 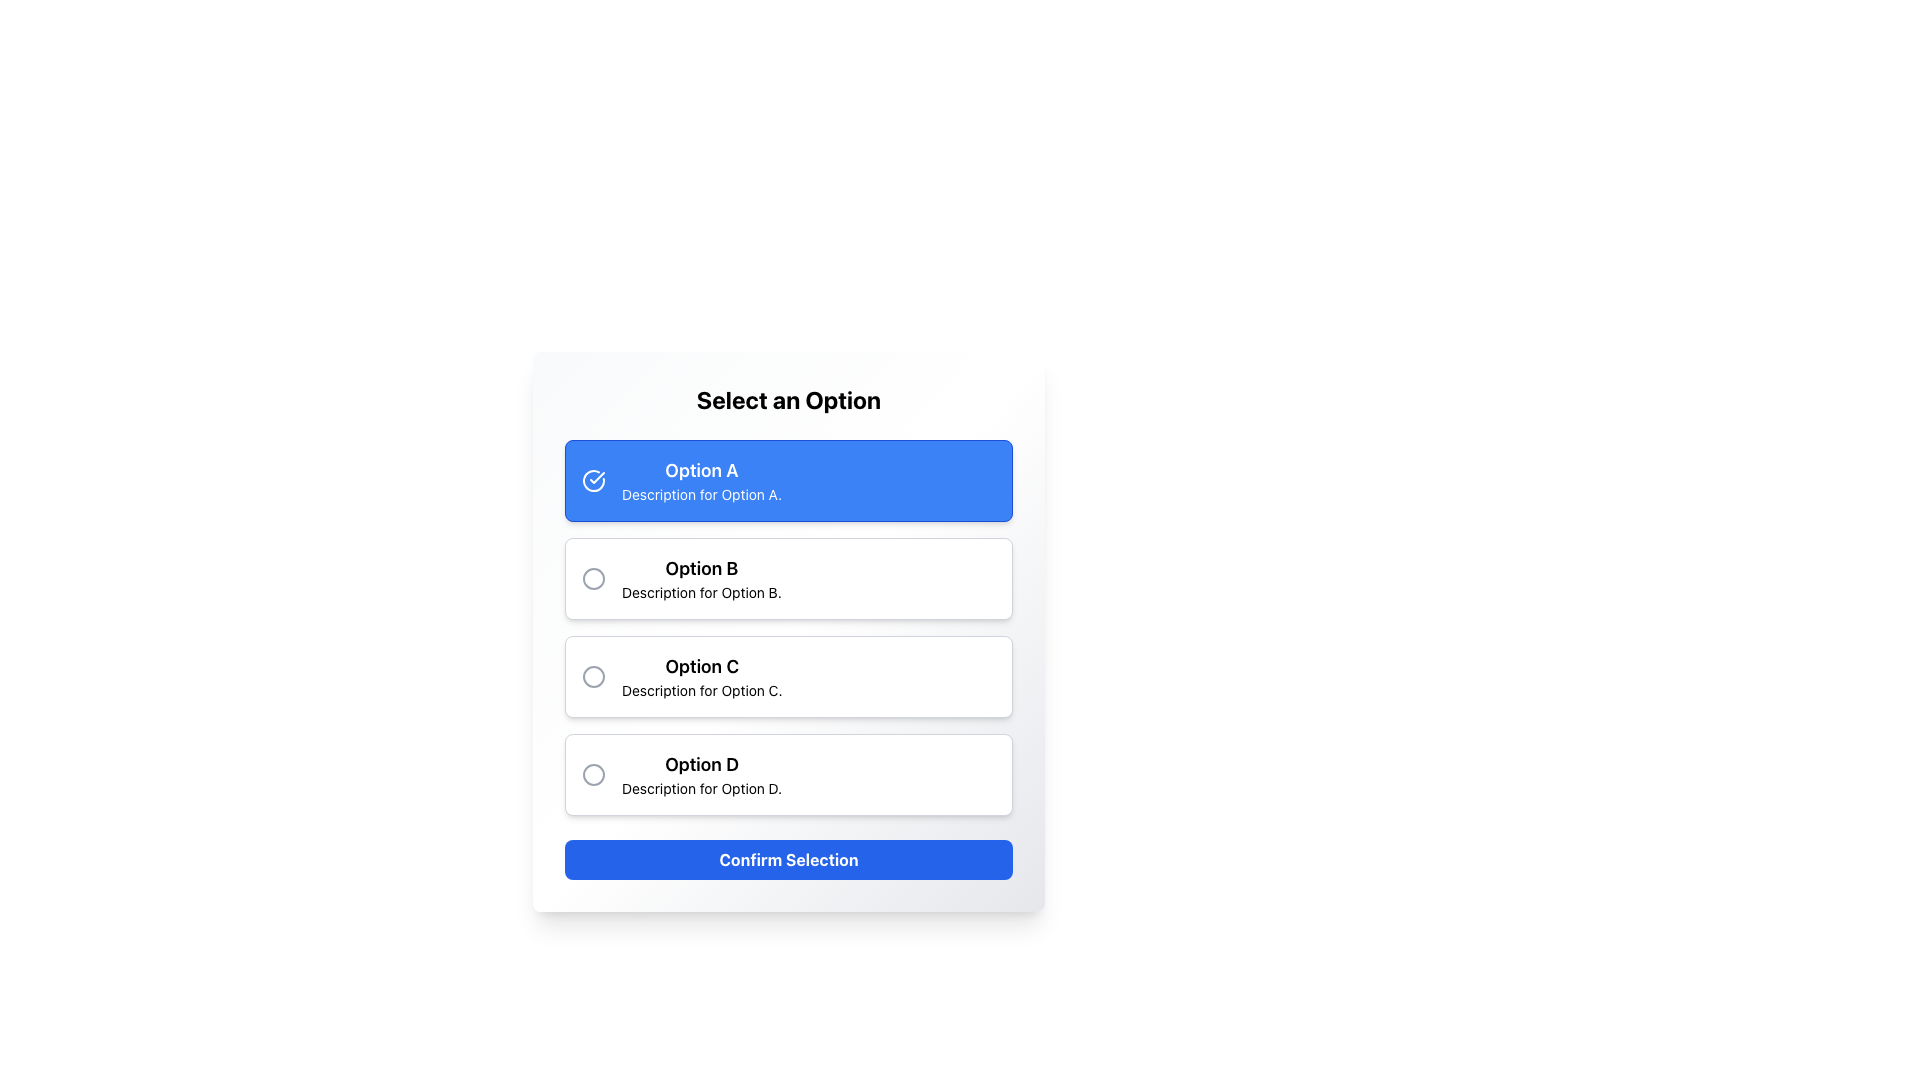 I want to click on the circular arc of the checkmark icon styled in white against a blue background, located within the option select row labeled 'Option A', so click(x=593, y=481).